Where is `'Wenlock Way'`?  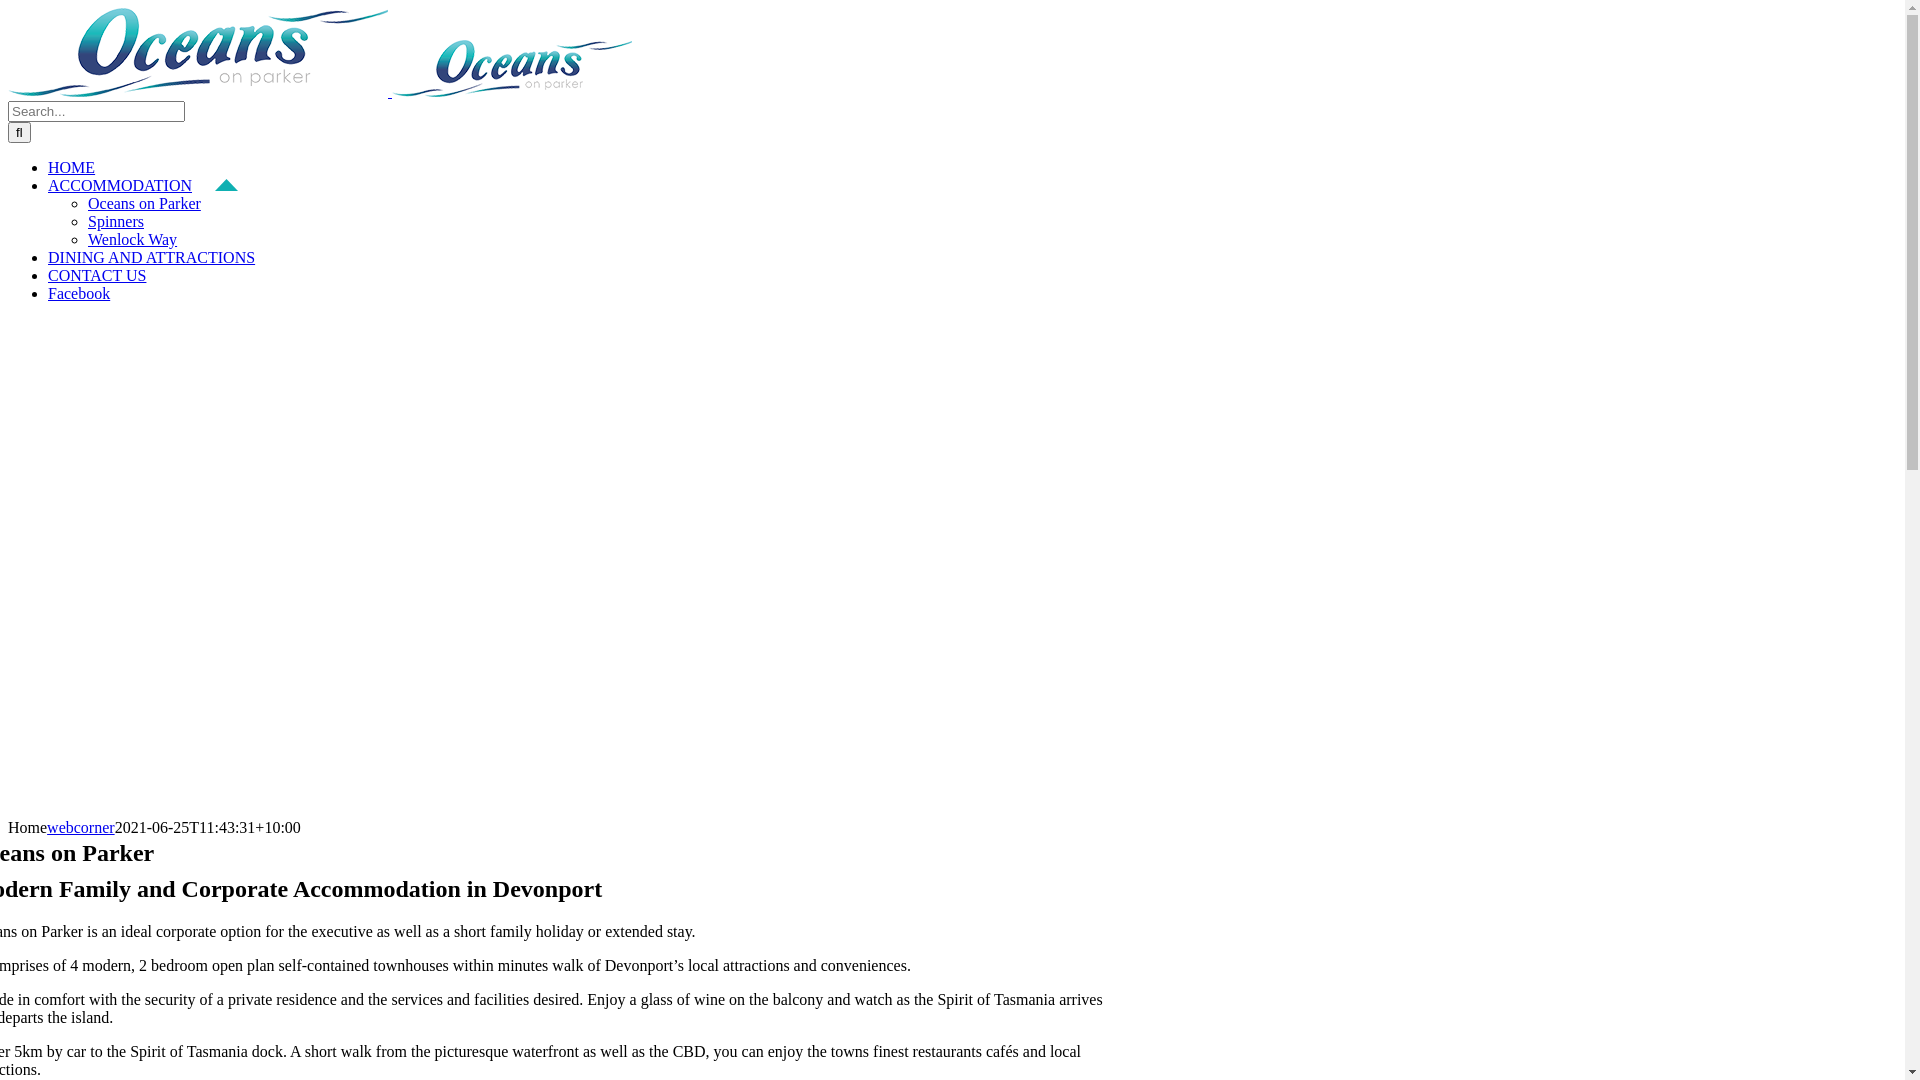
'Wenlock Way' is located at coordinates (131, 238).